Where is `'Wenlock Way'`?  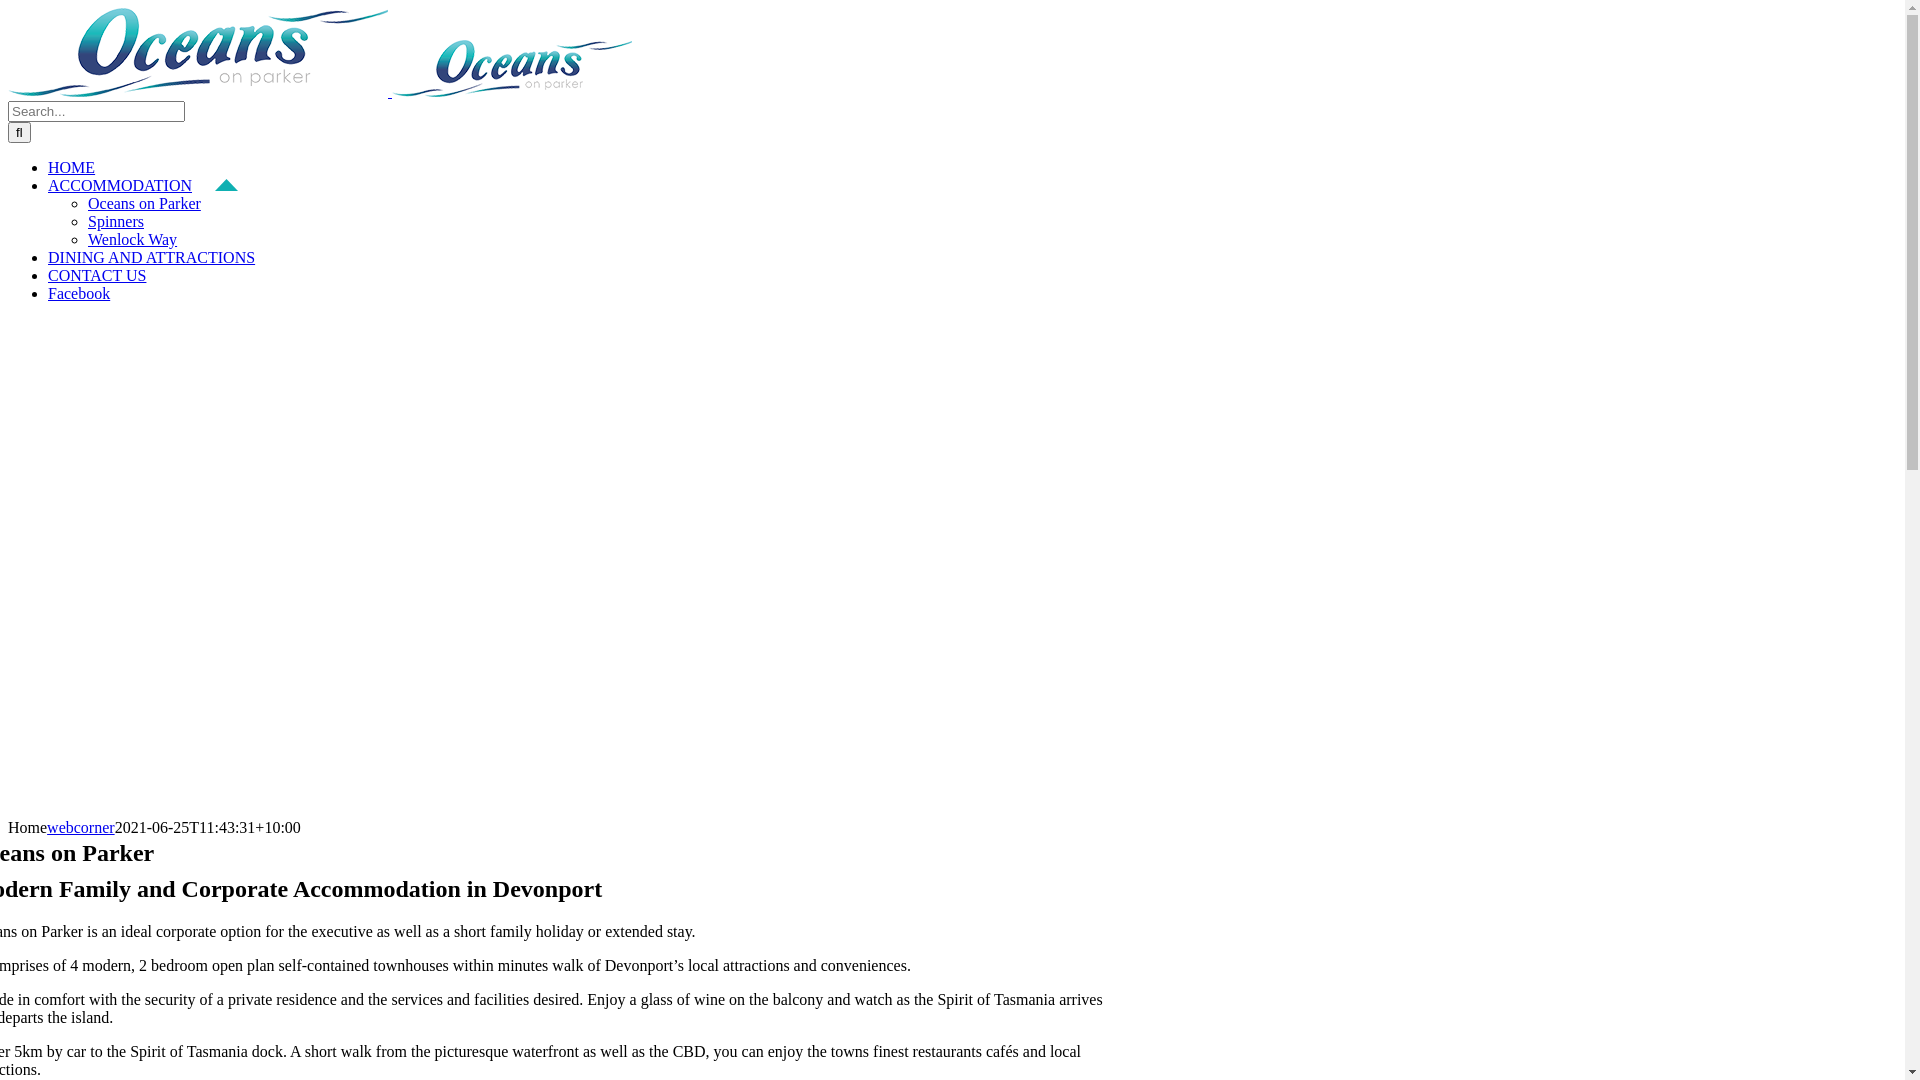
'Wenlock Way' is located at coordinates (131, 238).